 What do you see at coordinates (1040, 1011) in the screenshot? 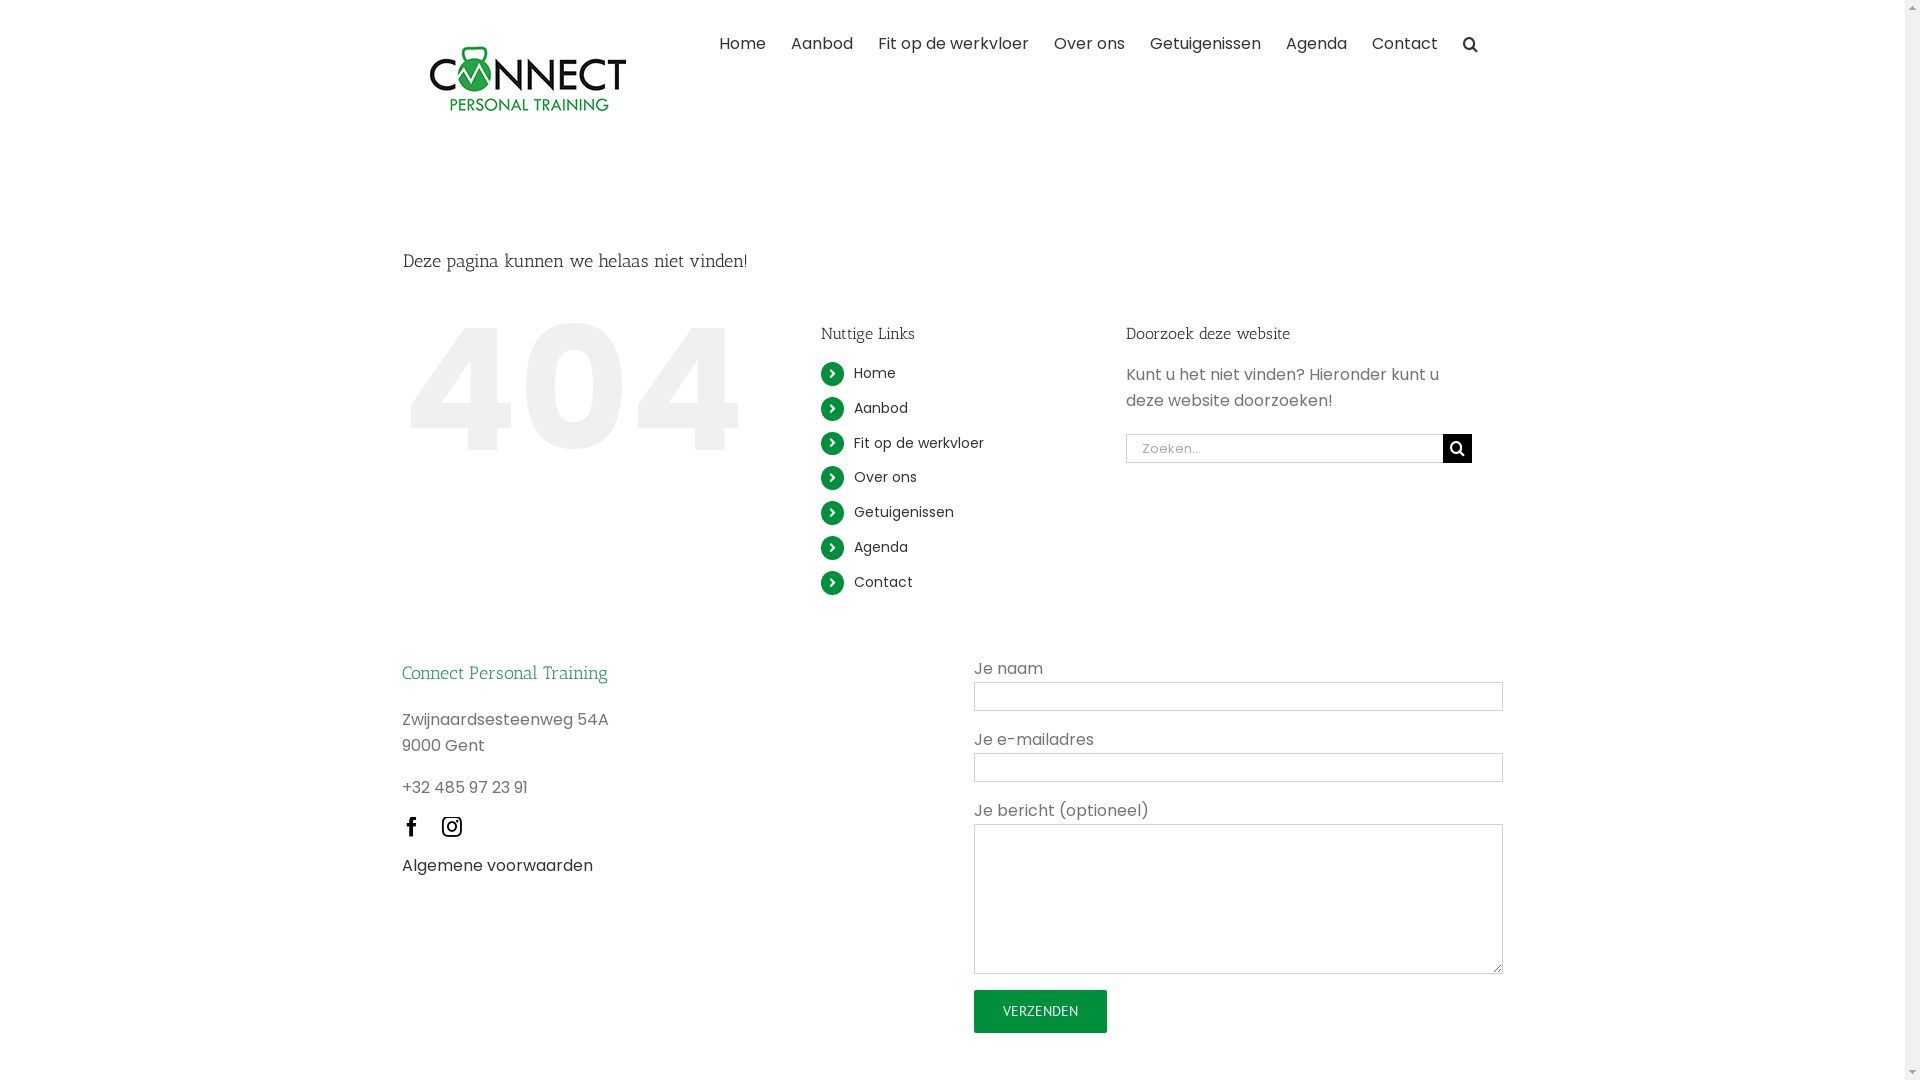
I see `'Verzenden'` at bounding box center [1040, 1011].